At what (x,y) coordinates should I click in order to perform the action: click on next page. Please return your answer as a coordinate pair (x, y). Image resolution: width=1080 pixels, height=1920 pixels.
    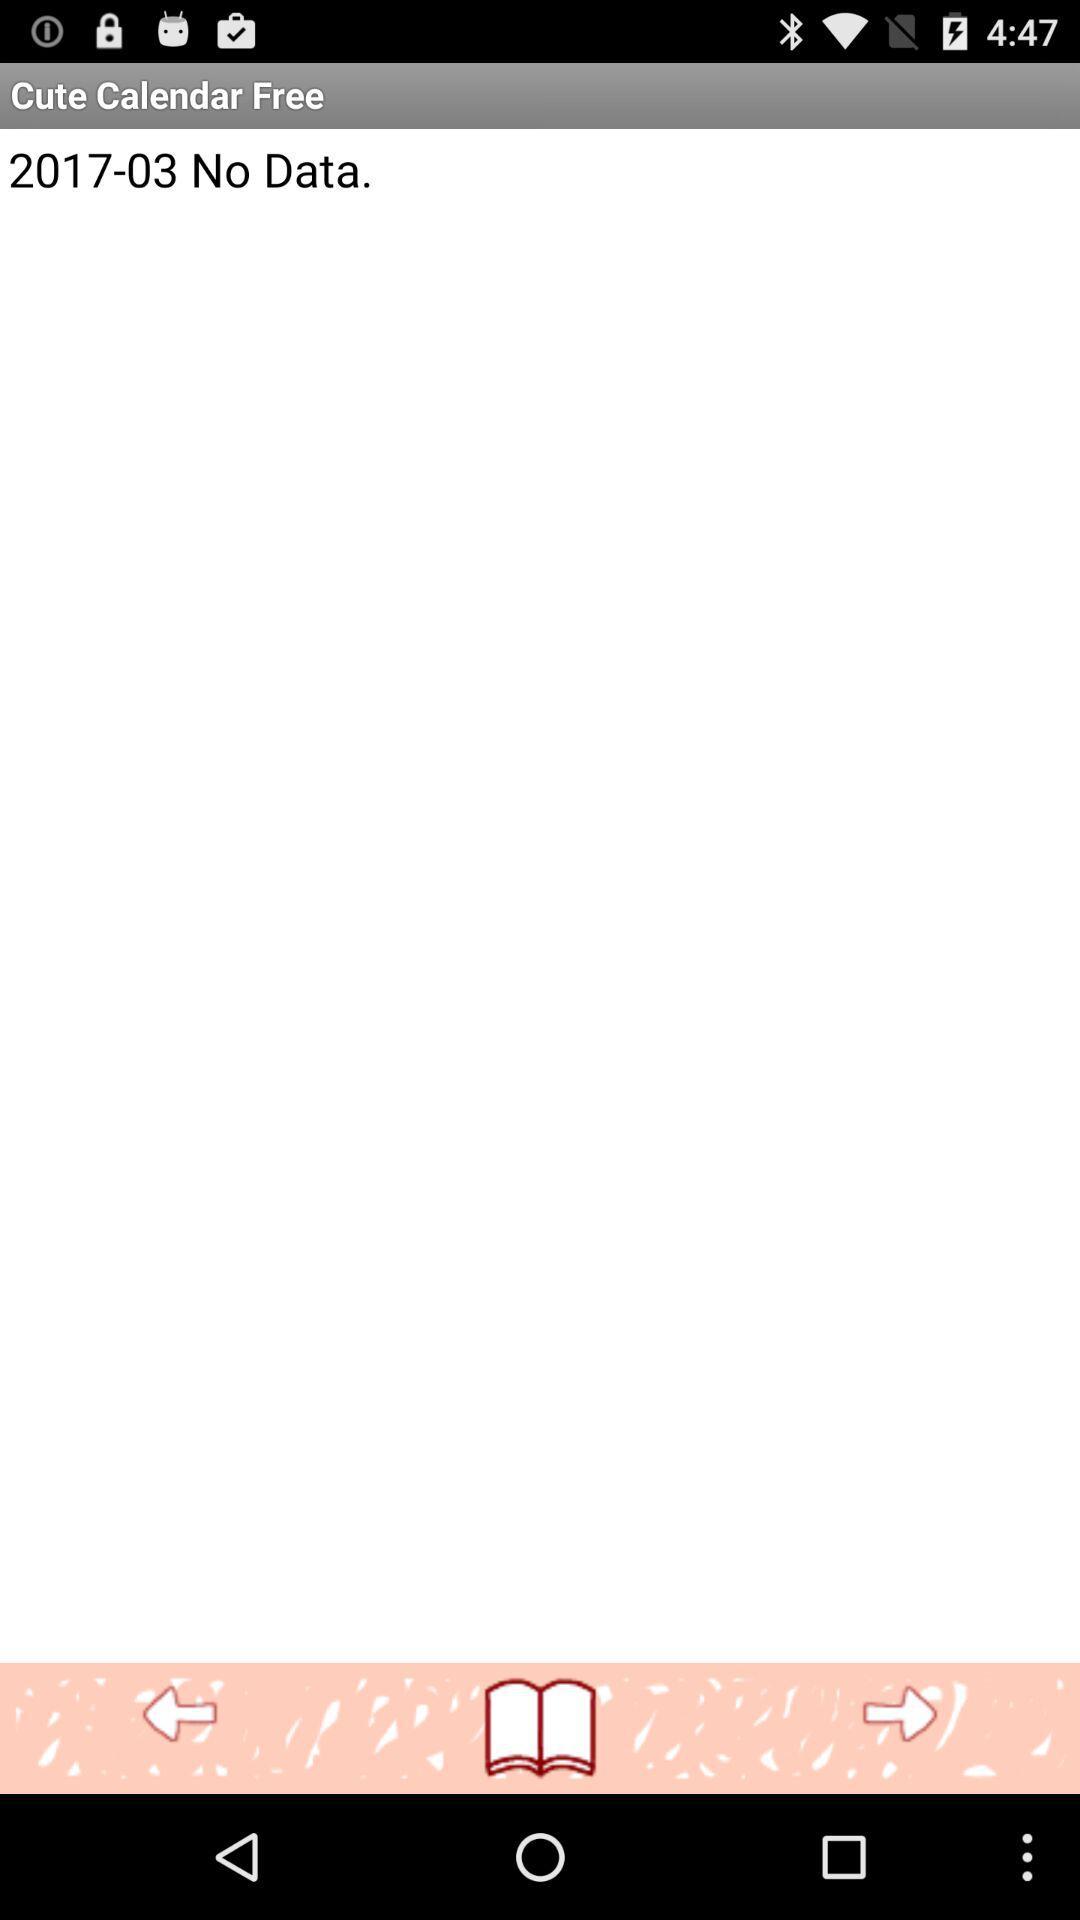
    Looking at the image, I should click on (898, 1714).